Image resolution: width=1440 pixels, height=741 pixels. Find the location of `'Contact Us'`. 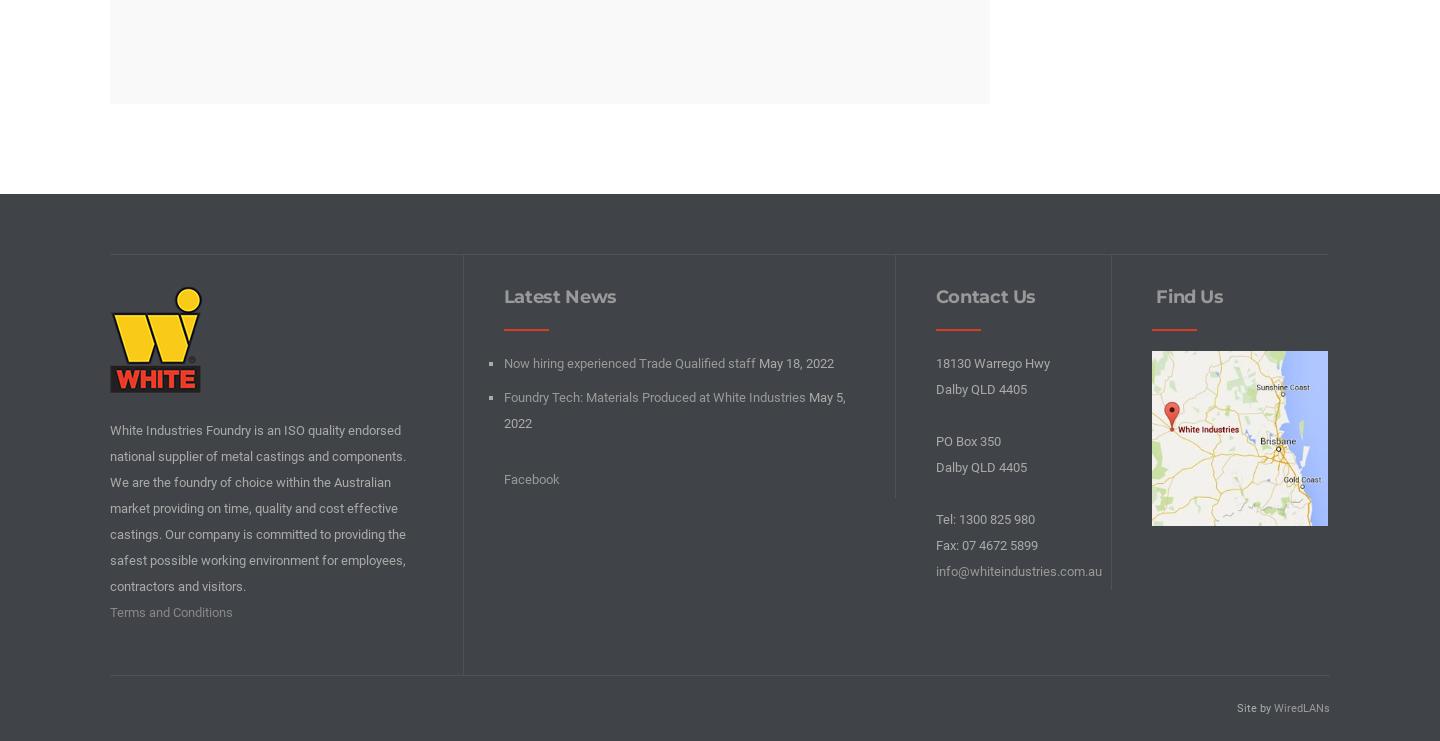

'Contact Us' is located at coordinates (934, 295).